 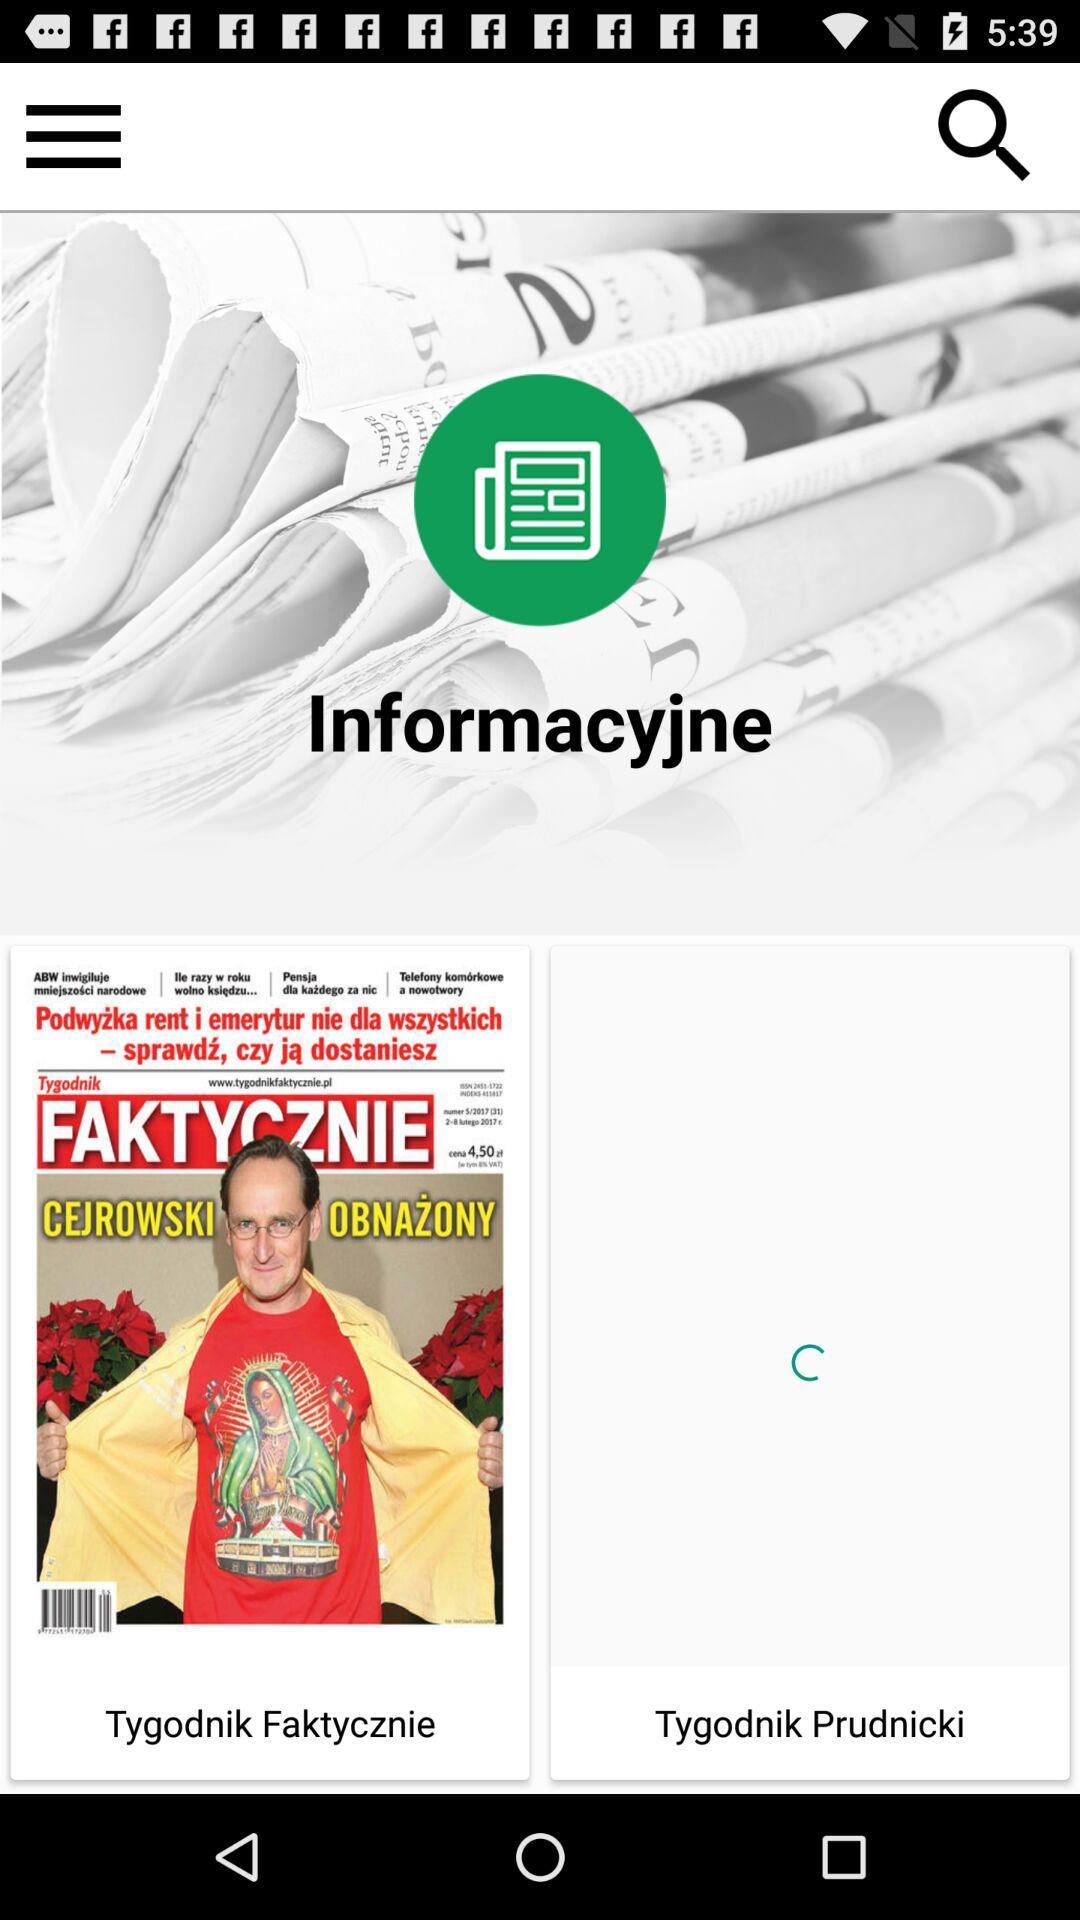 What do you see at coordinates (72, 135) in the screenshot?
I see `this is a menu icon of the app` at bounding box center [72, 135].